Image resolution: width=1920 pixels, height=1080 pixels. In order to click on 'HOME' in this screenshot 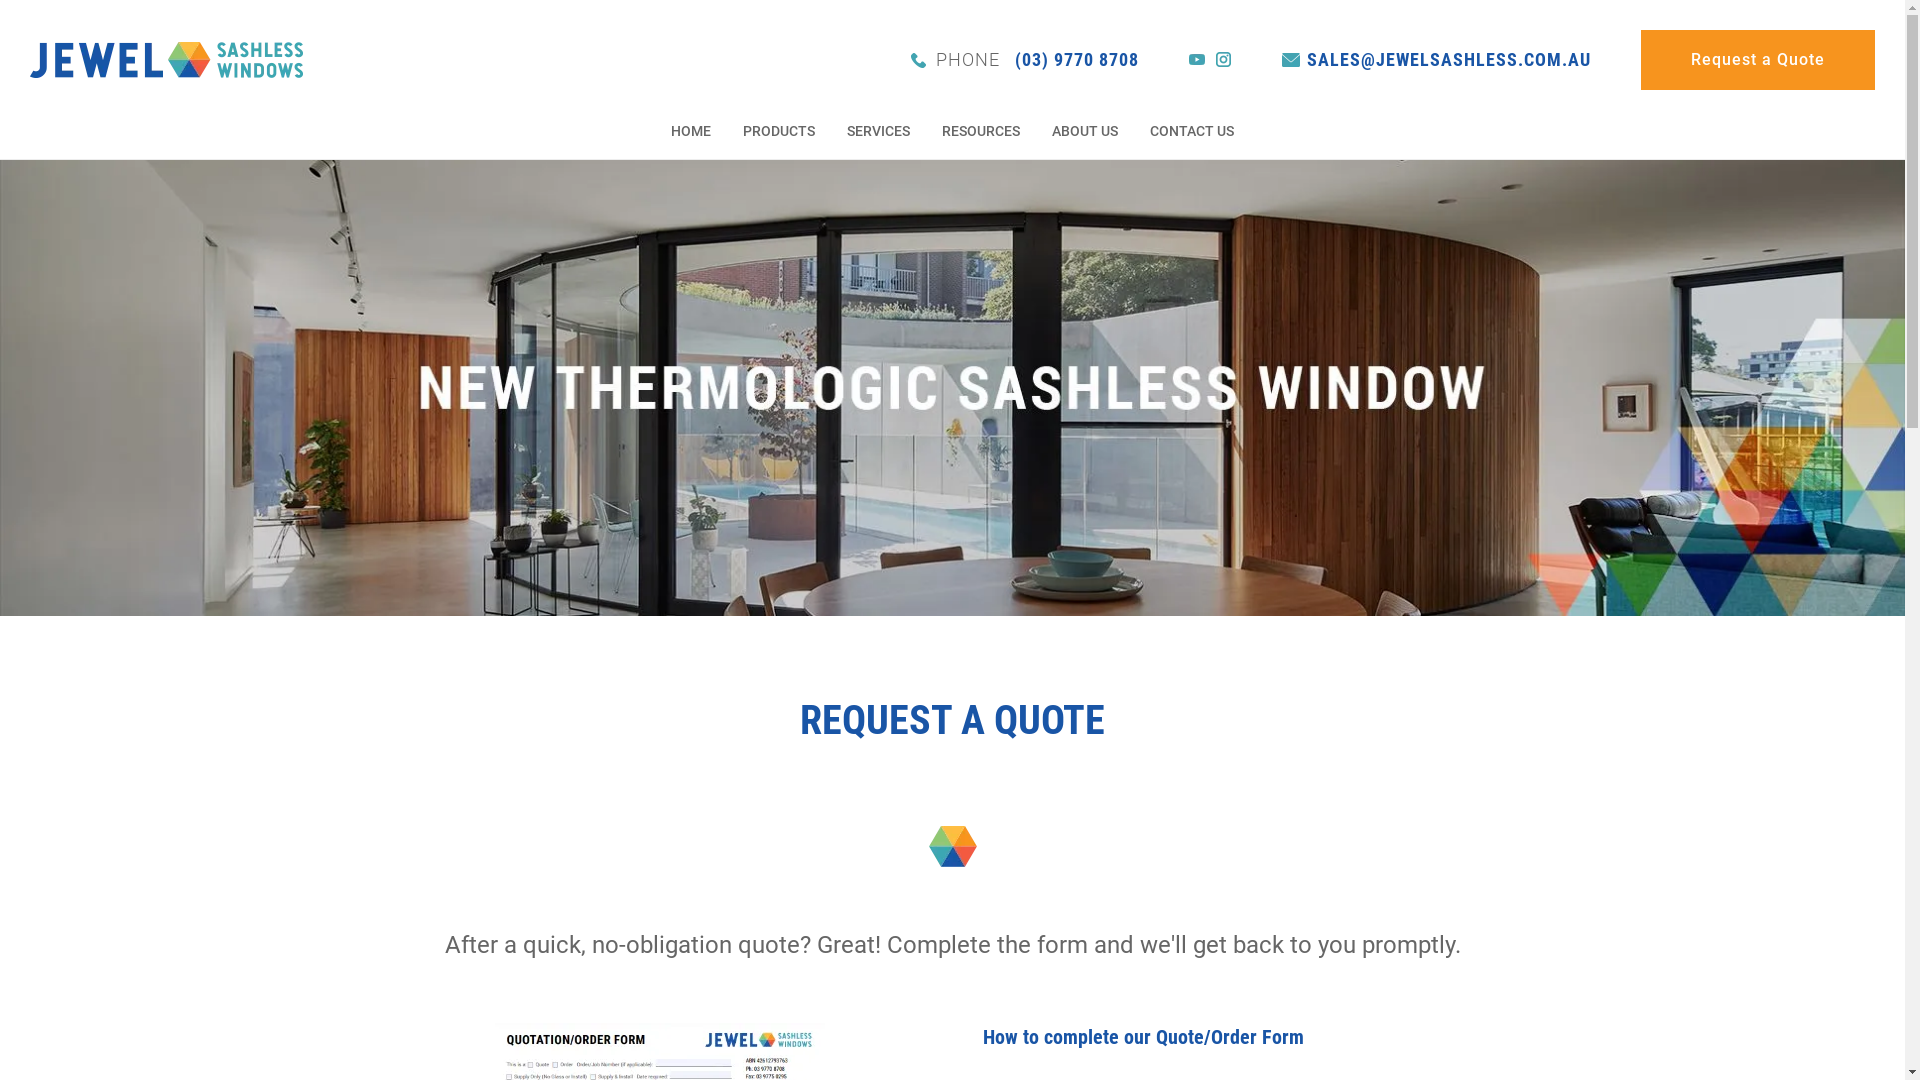, I will do `click(691, 132)`.